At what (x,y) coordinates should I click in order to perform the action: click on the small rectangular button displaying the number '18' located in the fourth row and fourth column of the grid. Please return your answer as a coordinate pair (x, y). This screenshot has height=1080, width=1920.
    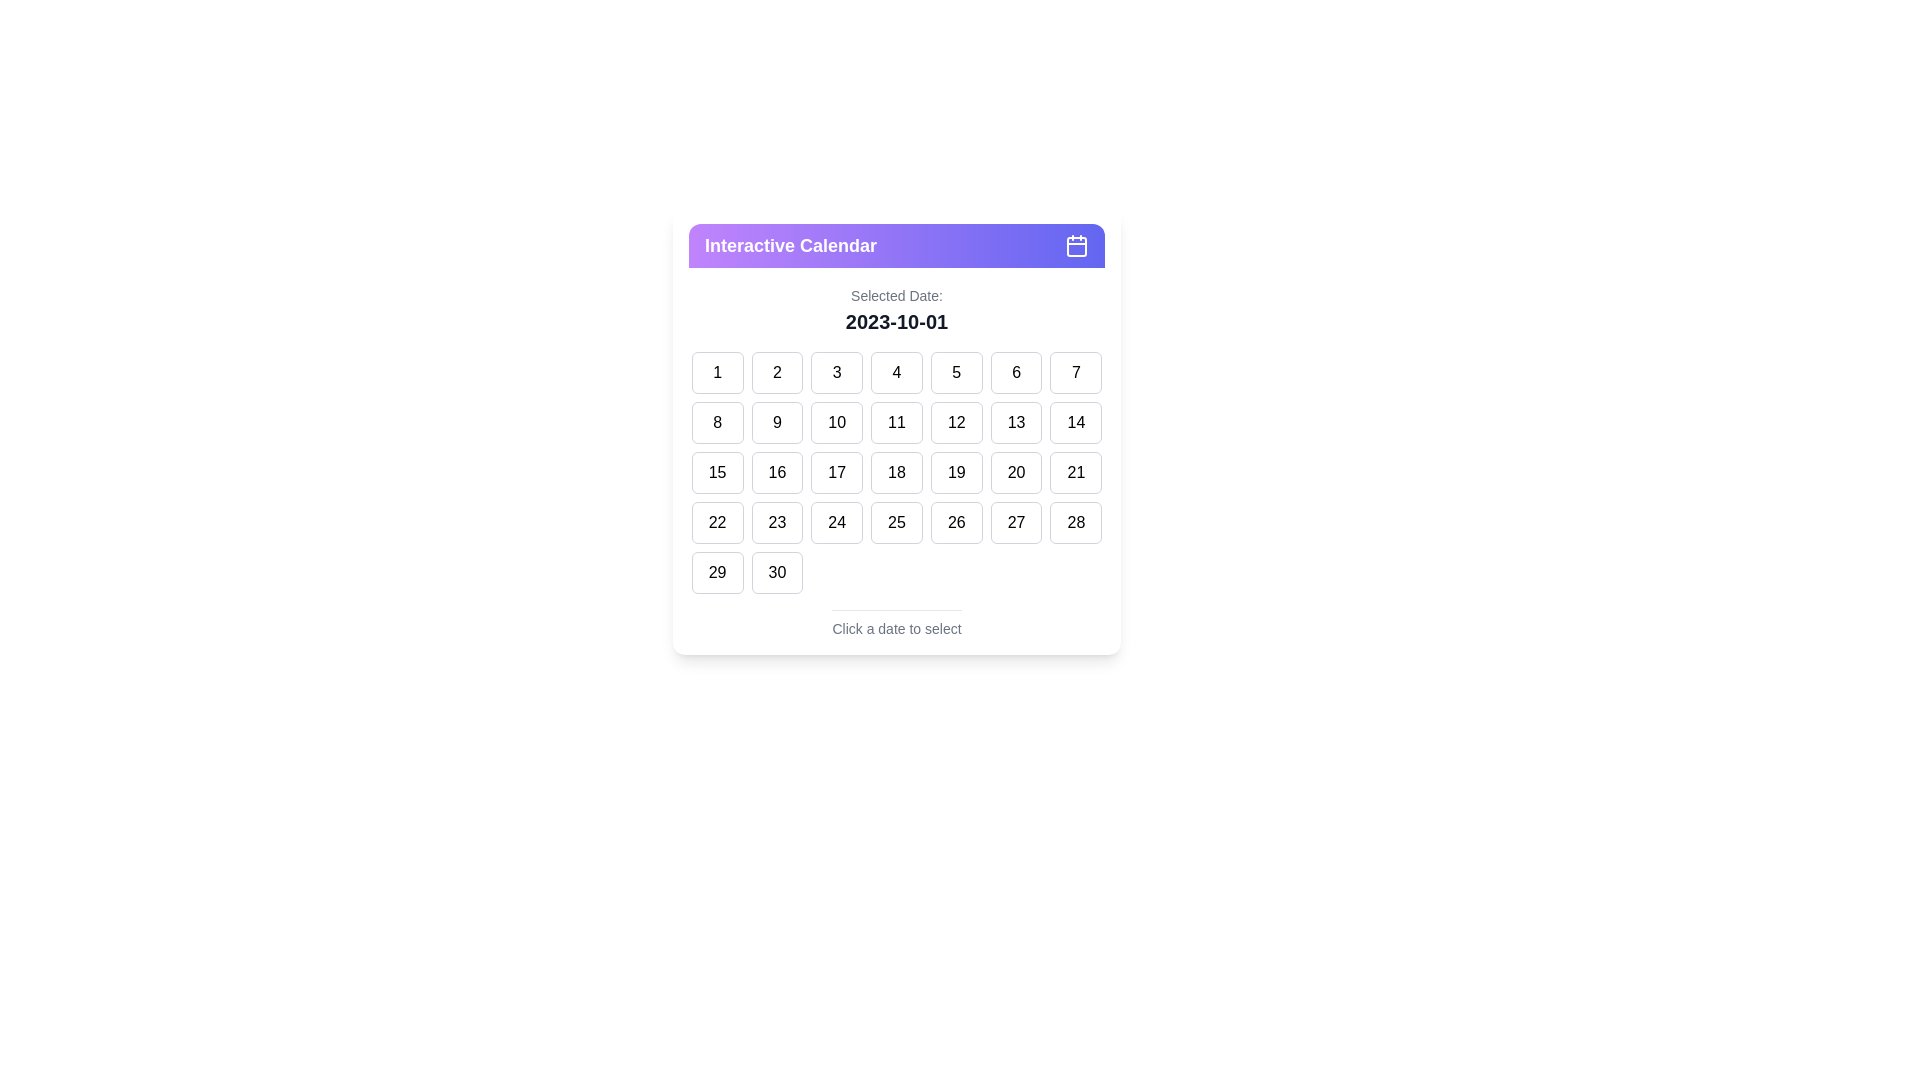
    Looking at the image, I should click on (896, 473).